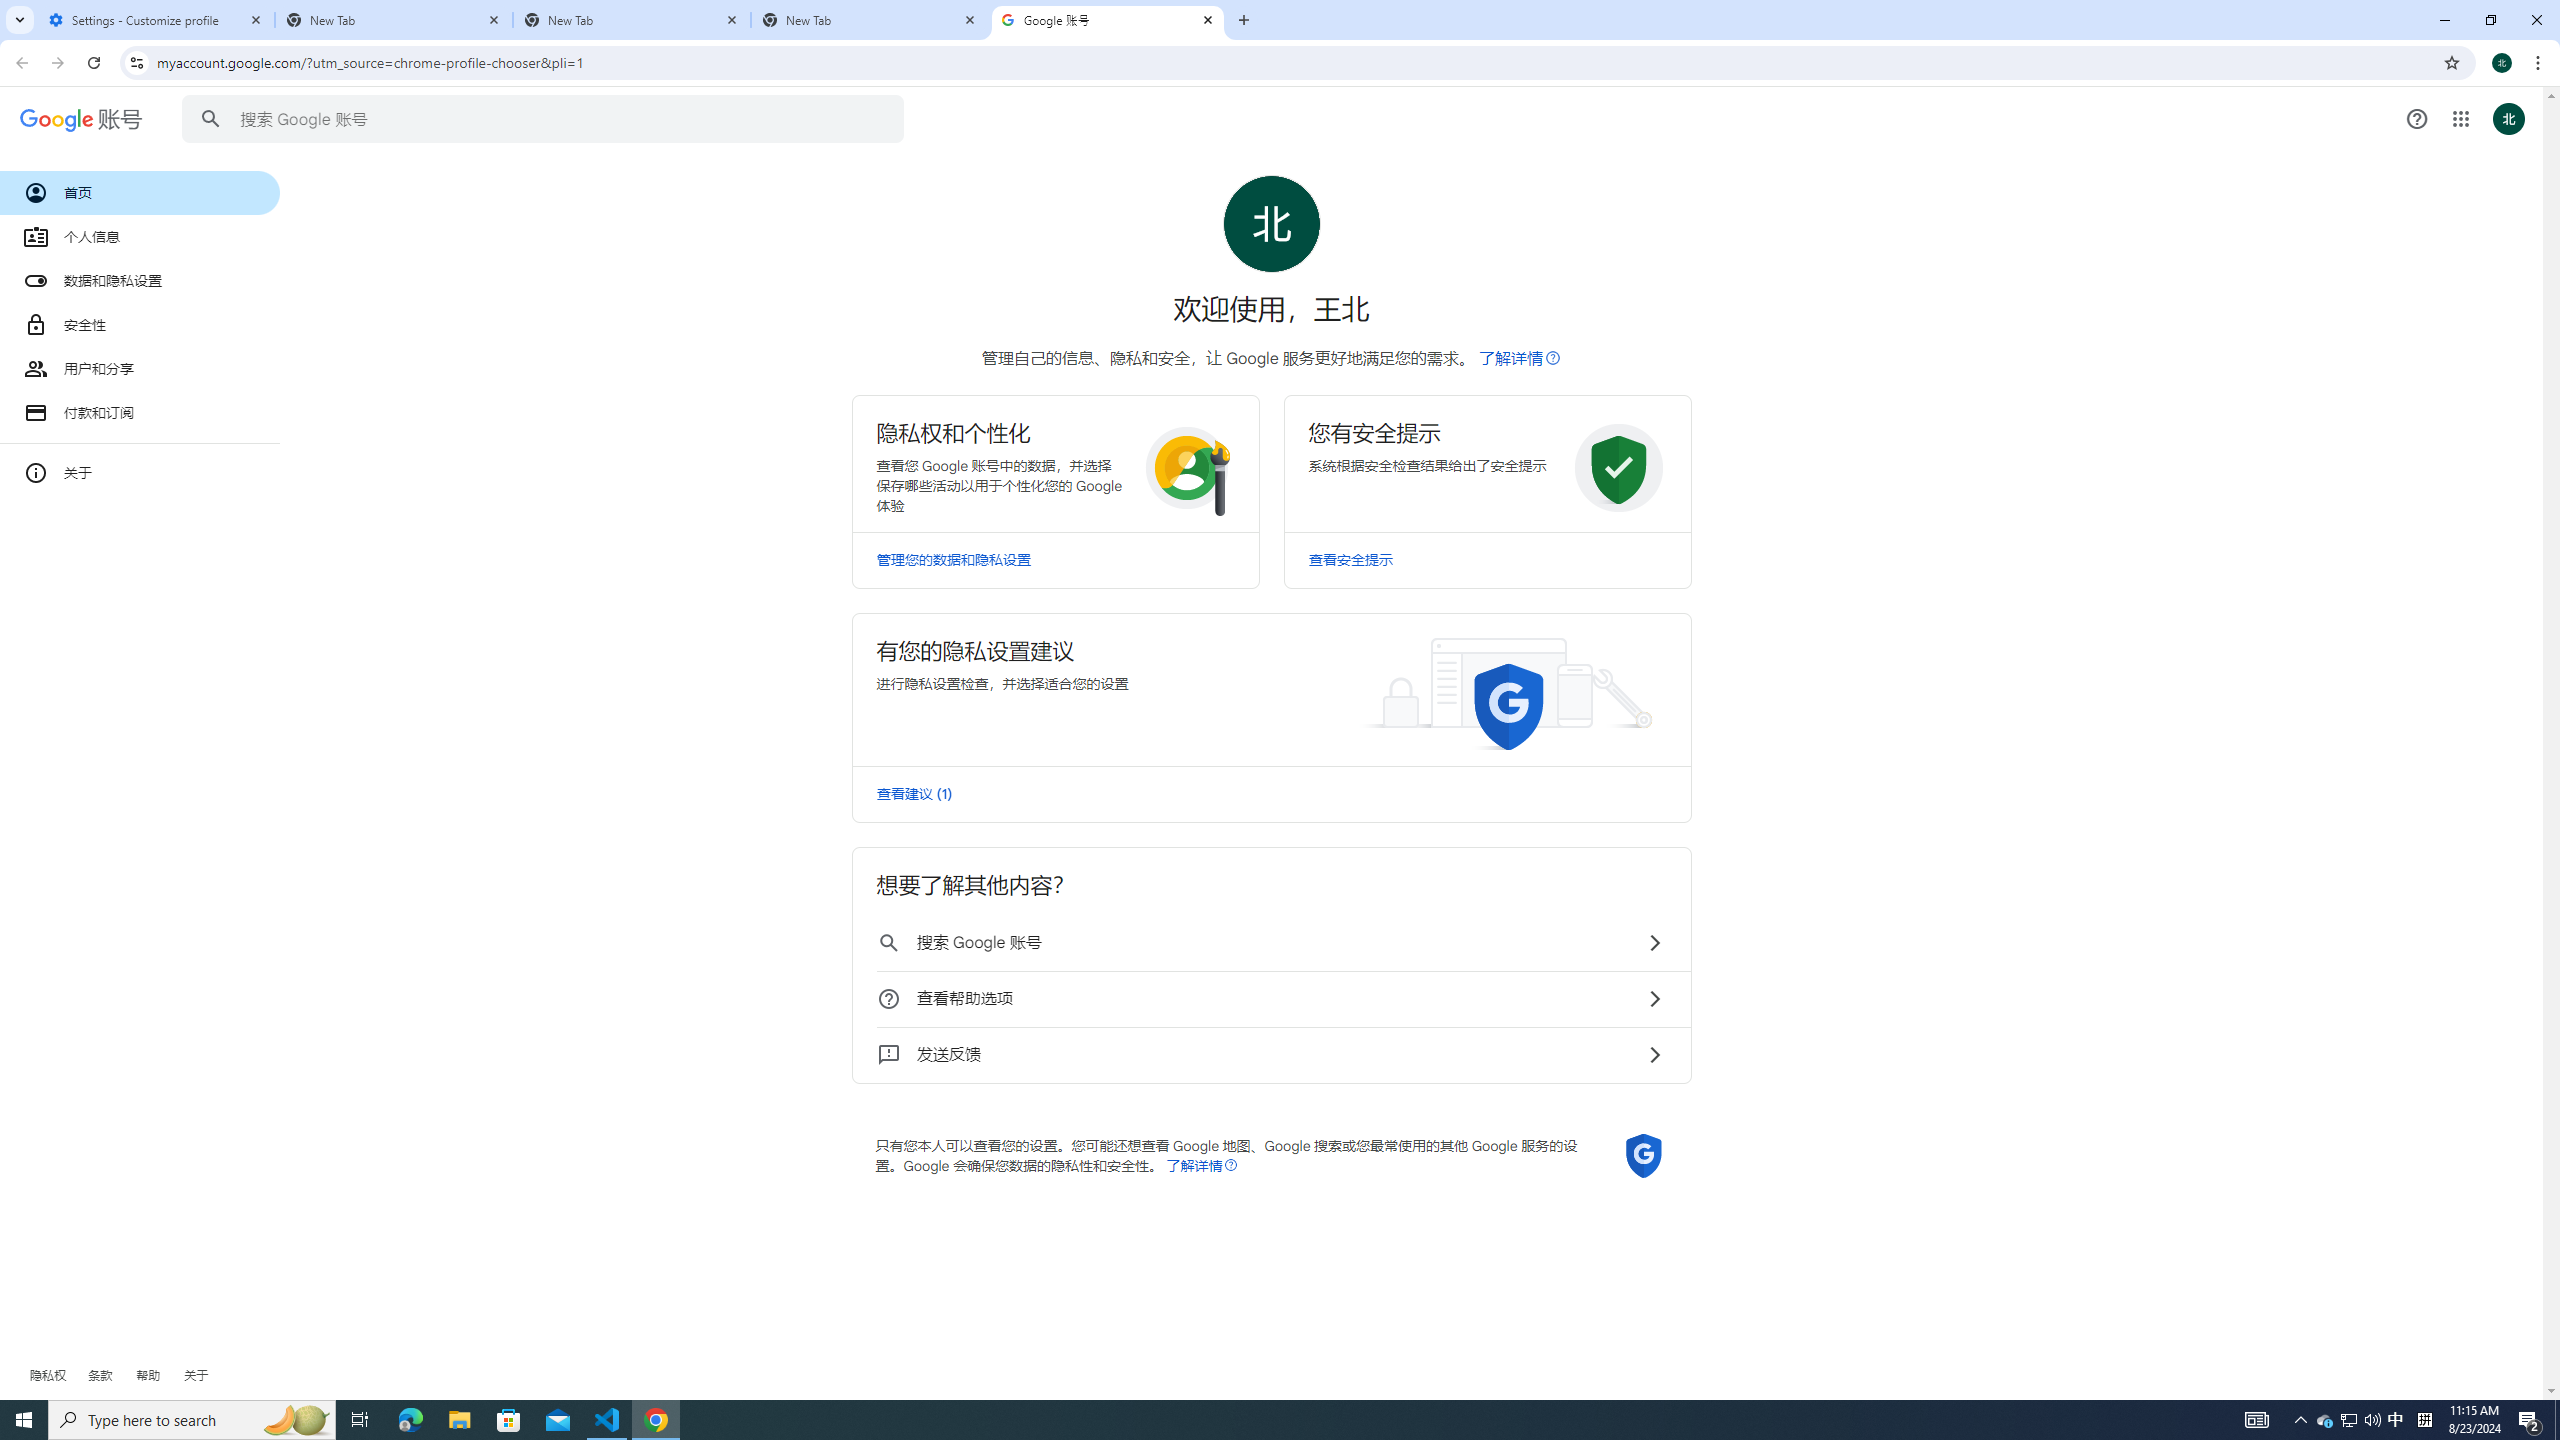  I want to click on 'View site information', so click(135, 61).